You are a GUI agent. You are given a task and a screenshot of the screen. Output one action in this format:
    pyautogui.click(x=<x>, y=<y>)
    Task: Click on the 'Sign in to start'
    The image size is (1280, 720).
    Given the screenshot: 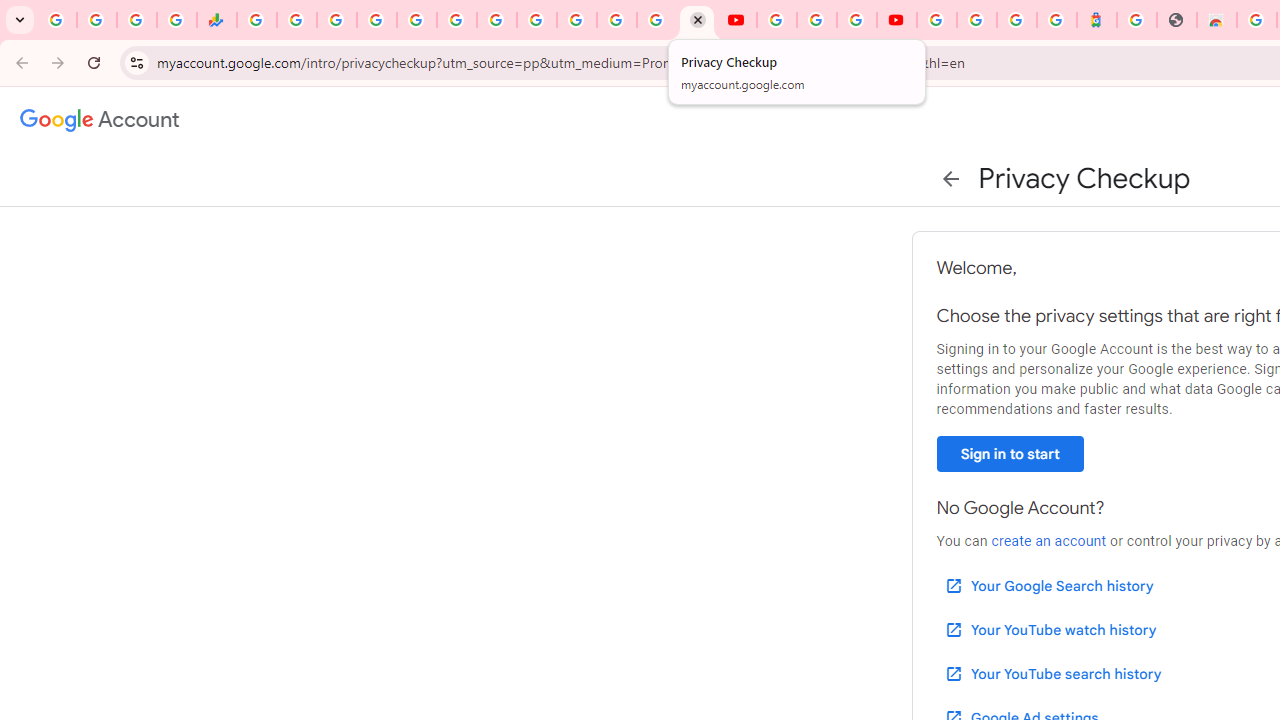 What is the action you would take?
    pyautogui.click(x=1009, y=454)
    